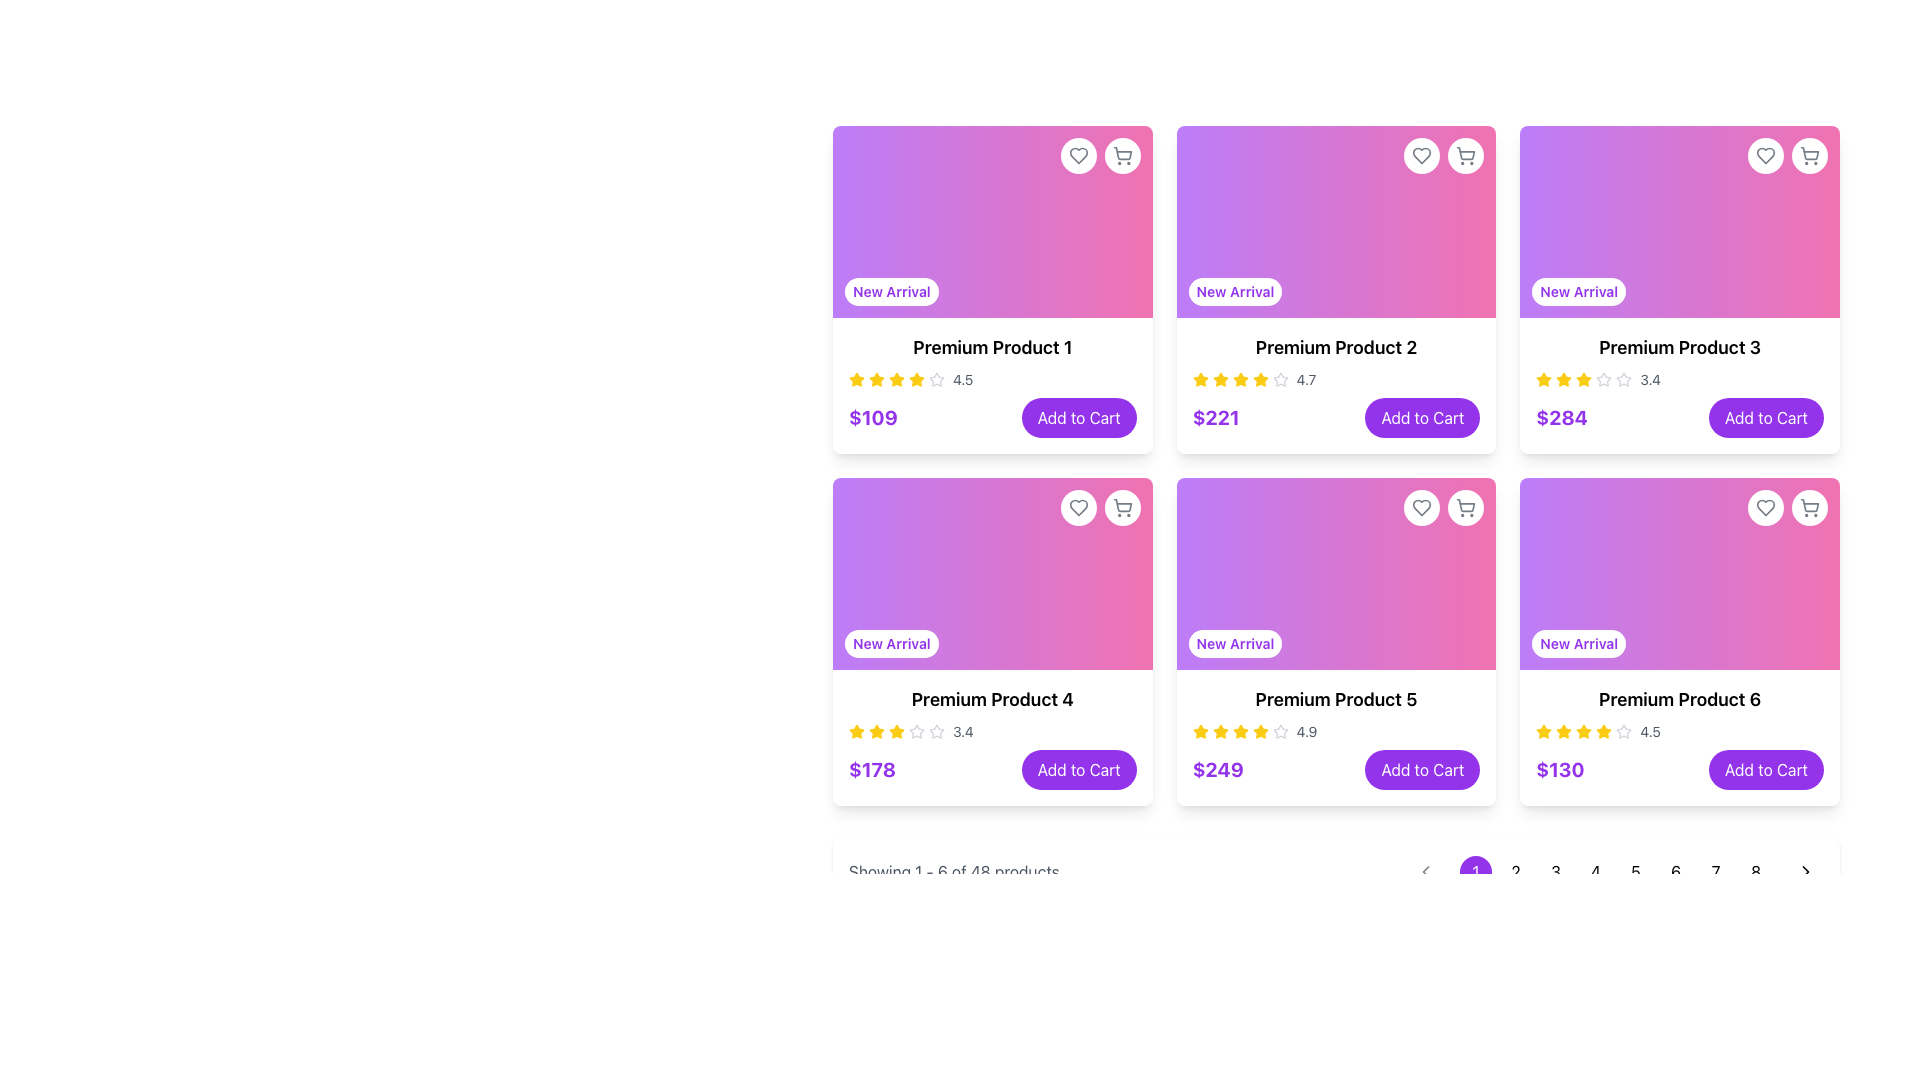 This screenshot has height=1080, width=1920. What do you see at coordinates (992, 732) in the screenshot?
I see `the rating value displayed in the Rating Component located below the product title 'Premium Product 4' within its product card` at bounding box center [992, 732].